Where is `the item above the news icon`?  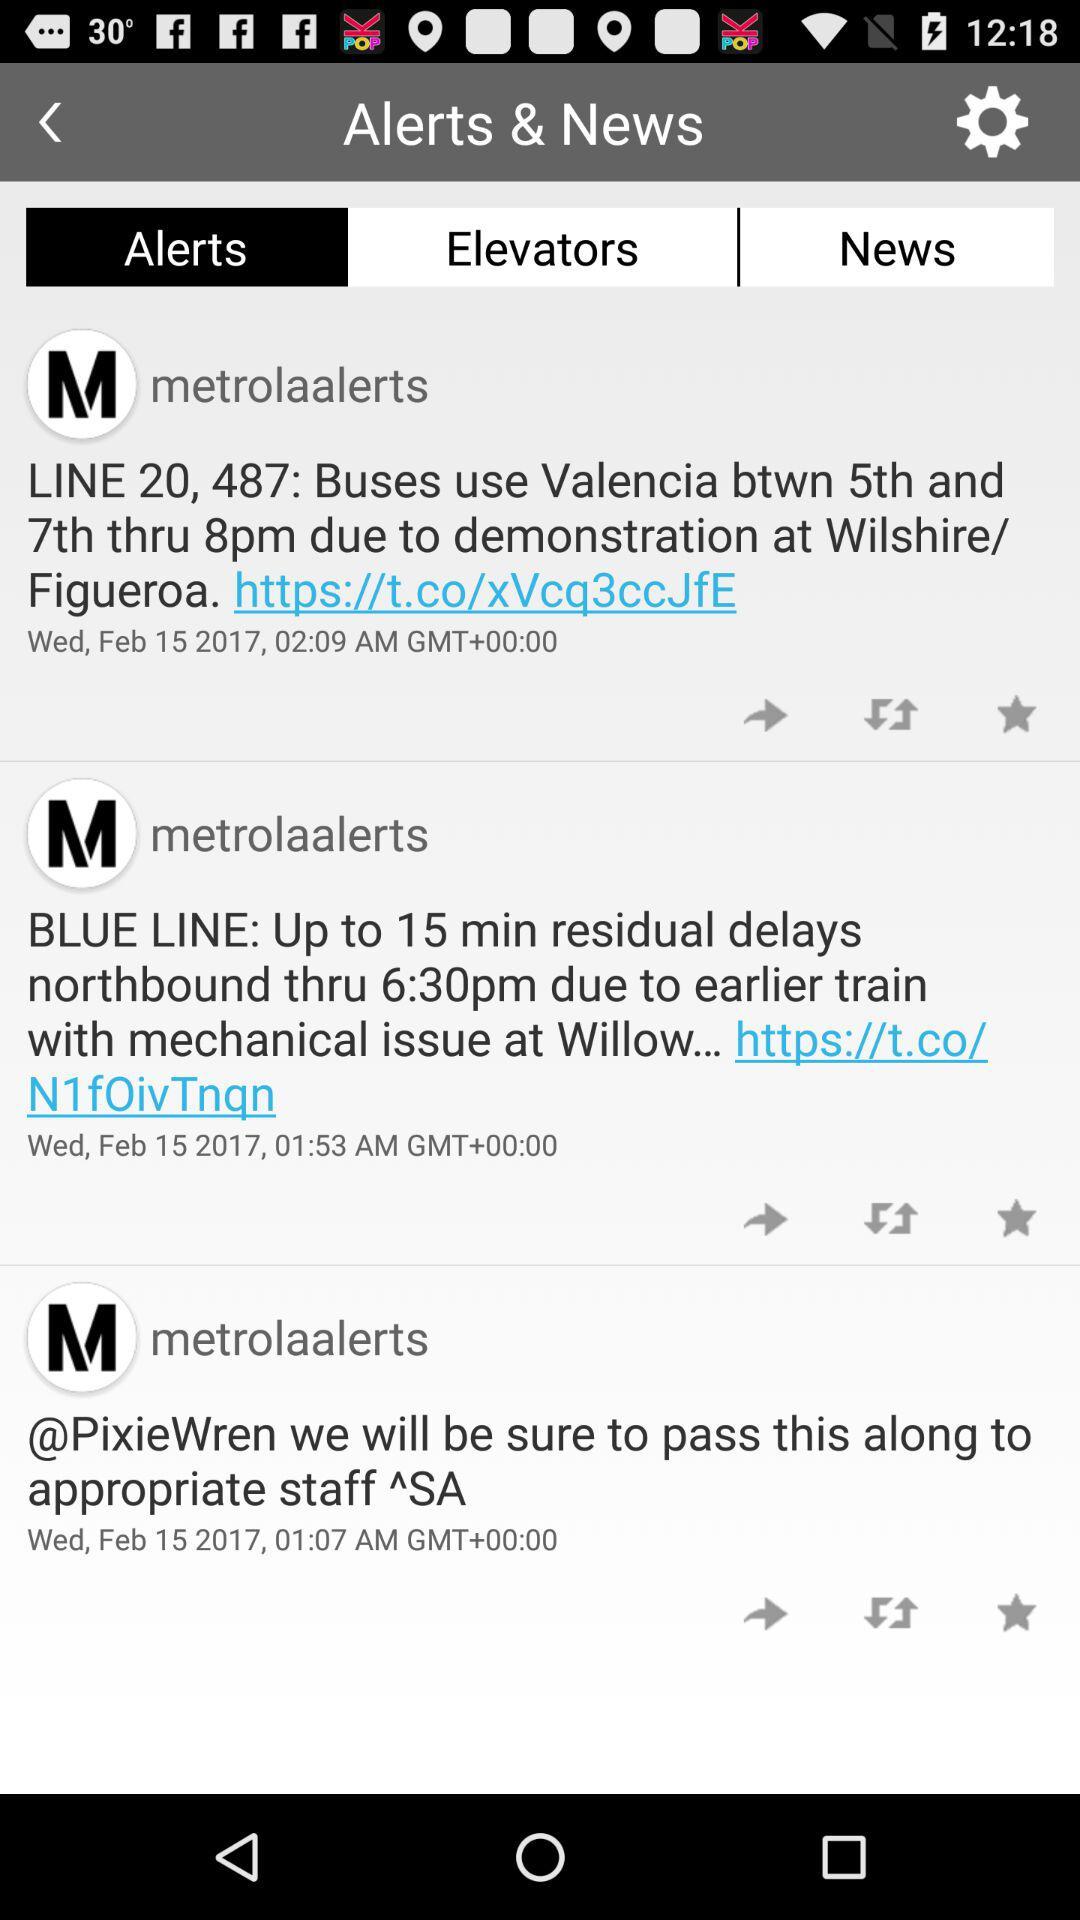
the item above the news icon is located at coordinates (992, 121).